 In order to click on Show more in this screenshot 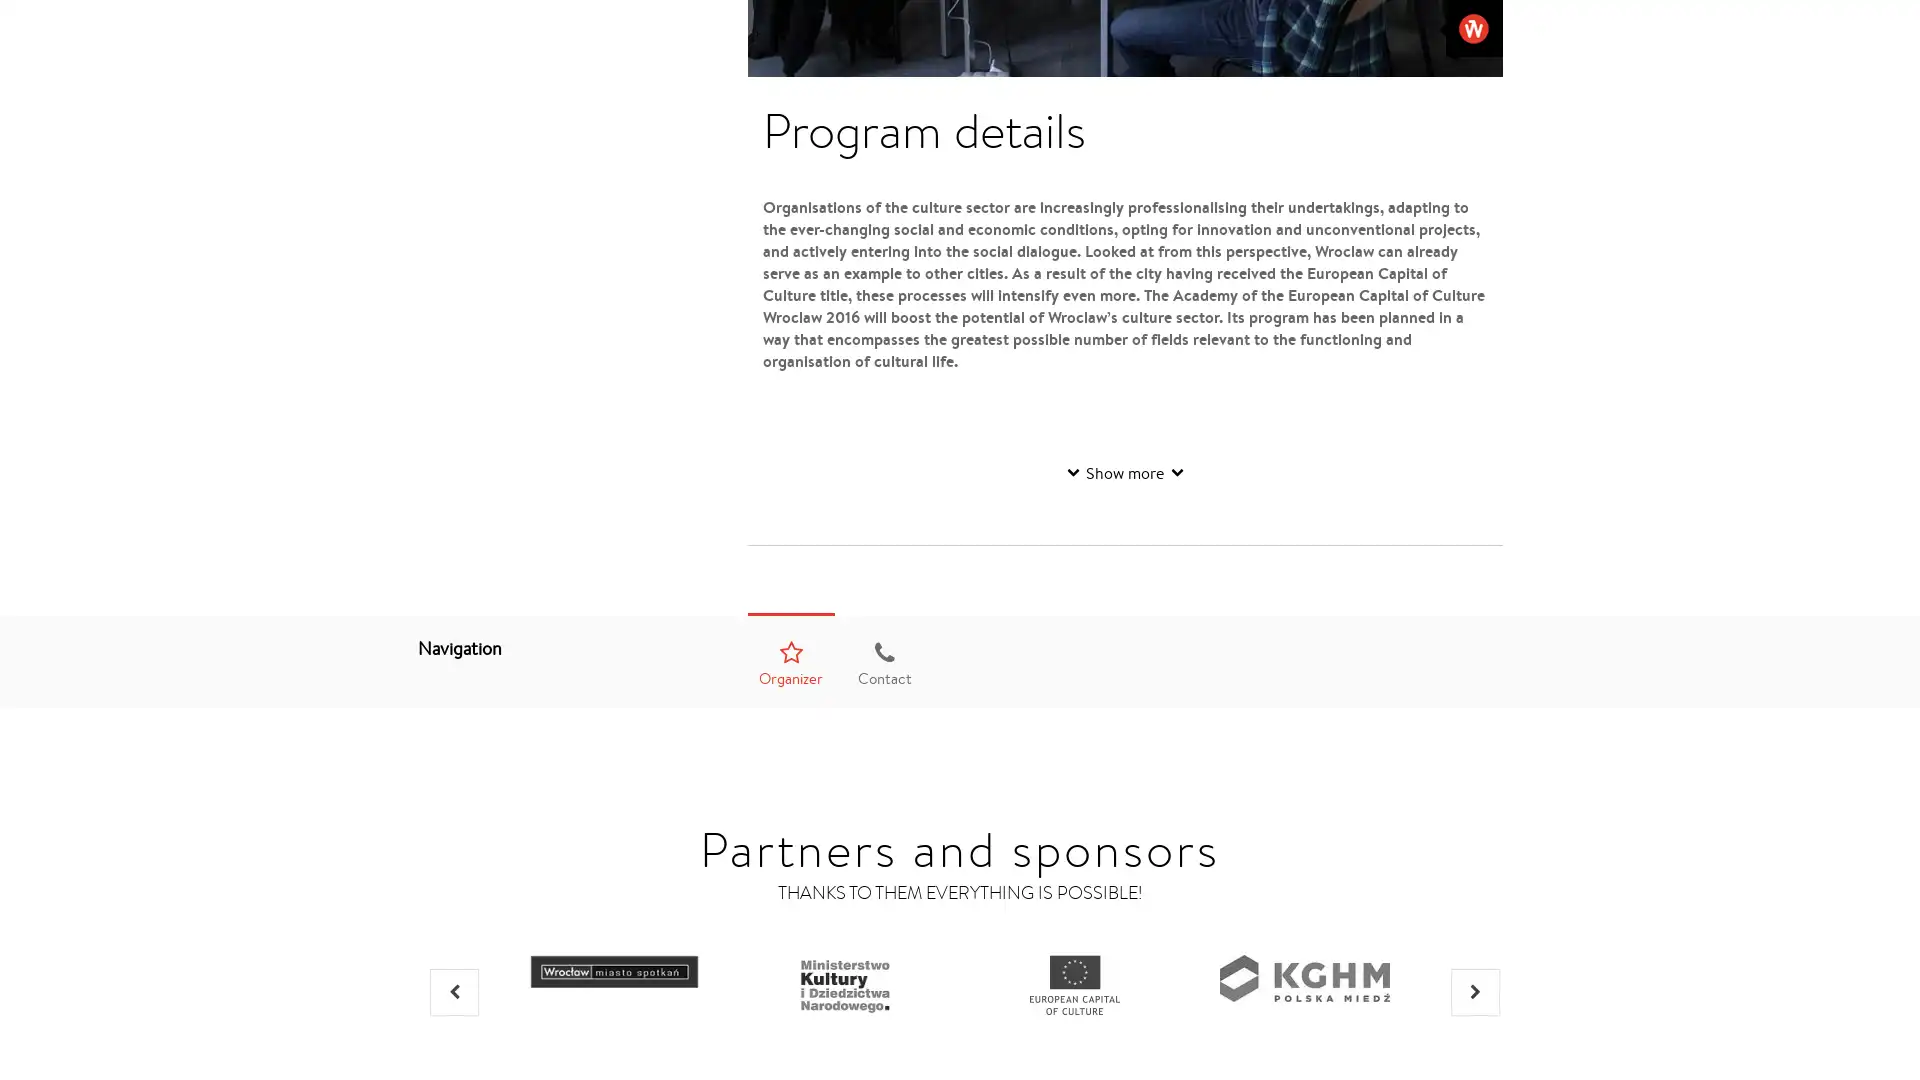, I will do `click(1124, 472)`.